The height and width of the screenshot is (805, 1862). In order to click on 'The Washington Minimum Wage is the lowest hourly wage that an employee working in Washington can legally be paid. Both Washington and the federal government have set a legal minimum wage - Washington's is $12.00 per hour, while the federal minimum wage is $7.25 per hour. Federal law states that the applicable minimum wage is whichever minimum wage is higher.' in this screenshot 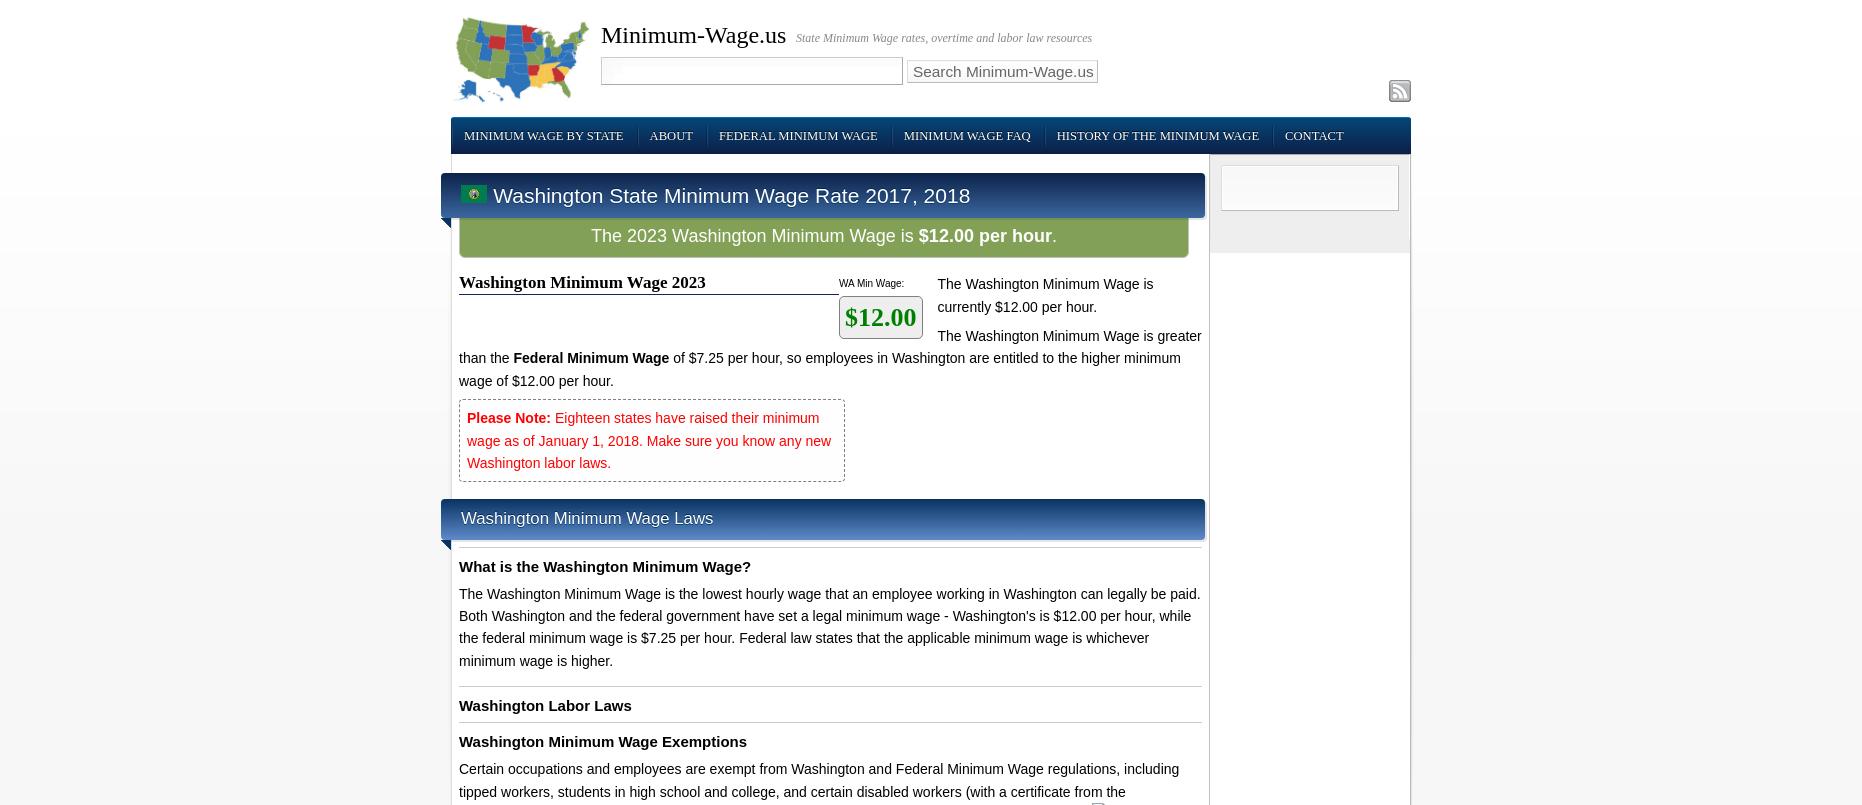, I will do `click(828, 626)`.